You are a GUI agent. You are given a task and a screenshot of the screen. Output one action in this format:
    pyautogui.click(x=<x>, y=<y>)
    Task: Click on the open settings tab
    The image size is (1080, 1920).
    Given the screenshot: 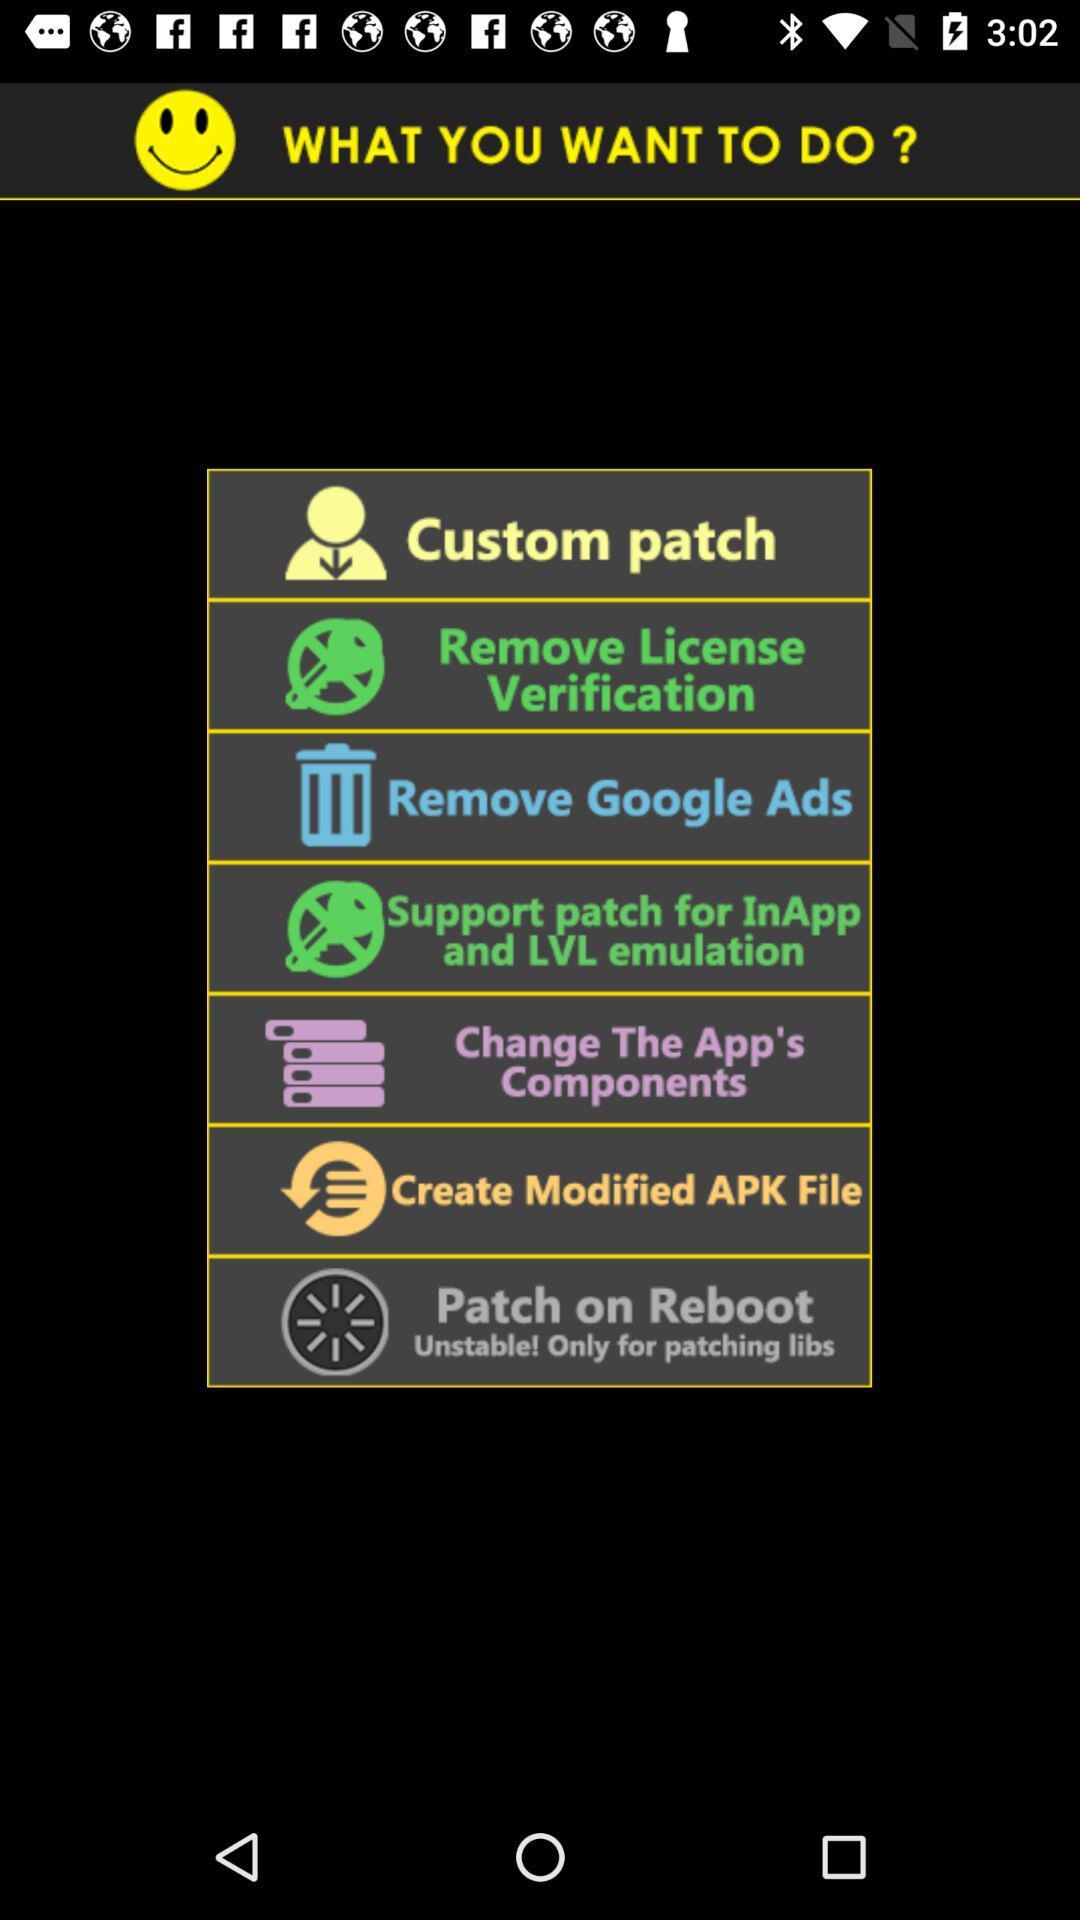 What is the action you would take?
    pyautogui.click(x=538, y=1058)
    